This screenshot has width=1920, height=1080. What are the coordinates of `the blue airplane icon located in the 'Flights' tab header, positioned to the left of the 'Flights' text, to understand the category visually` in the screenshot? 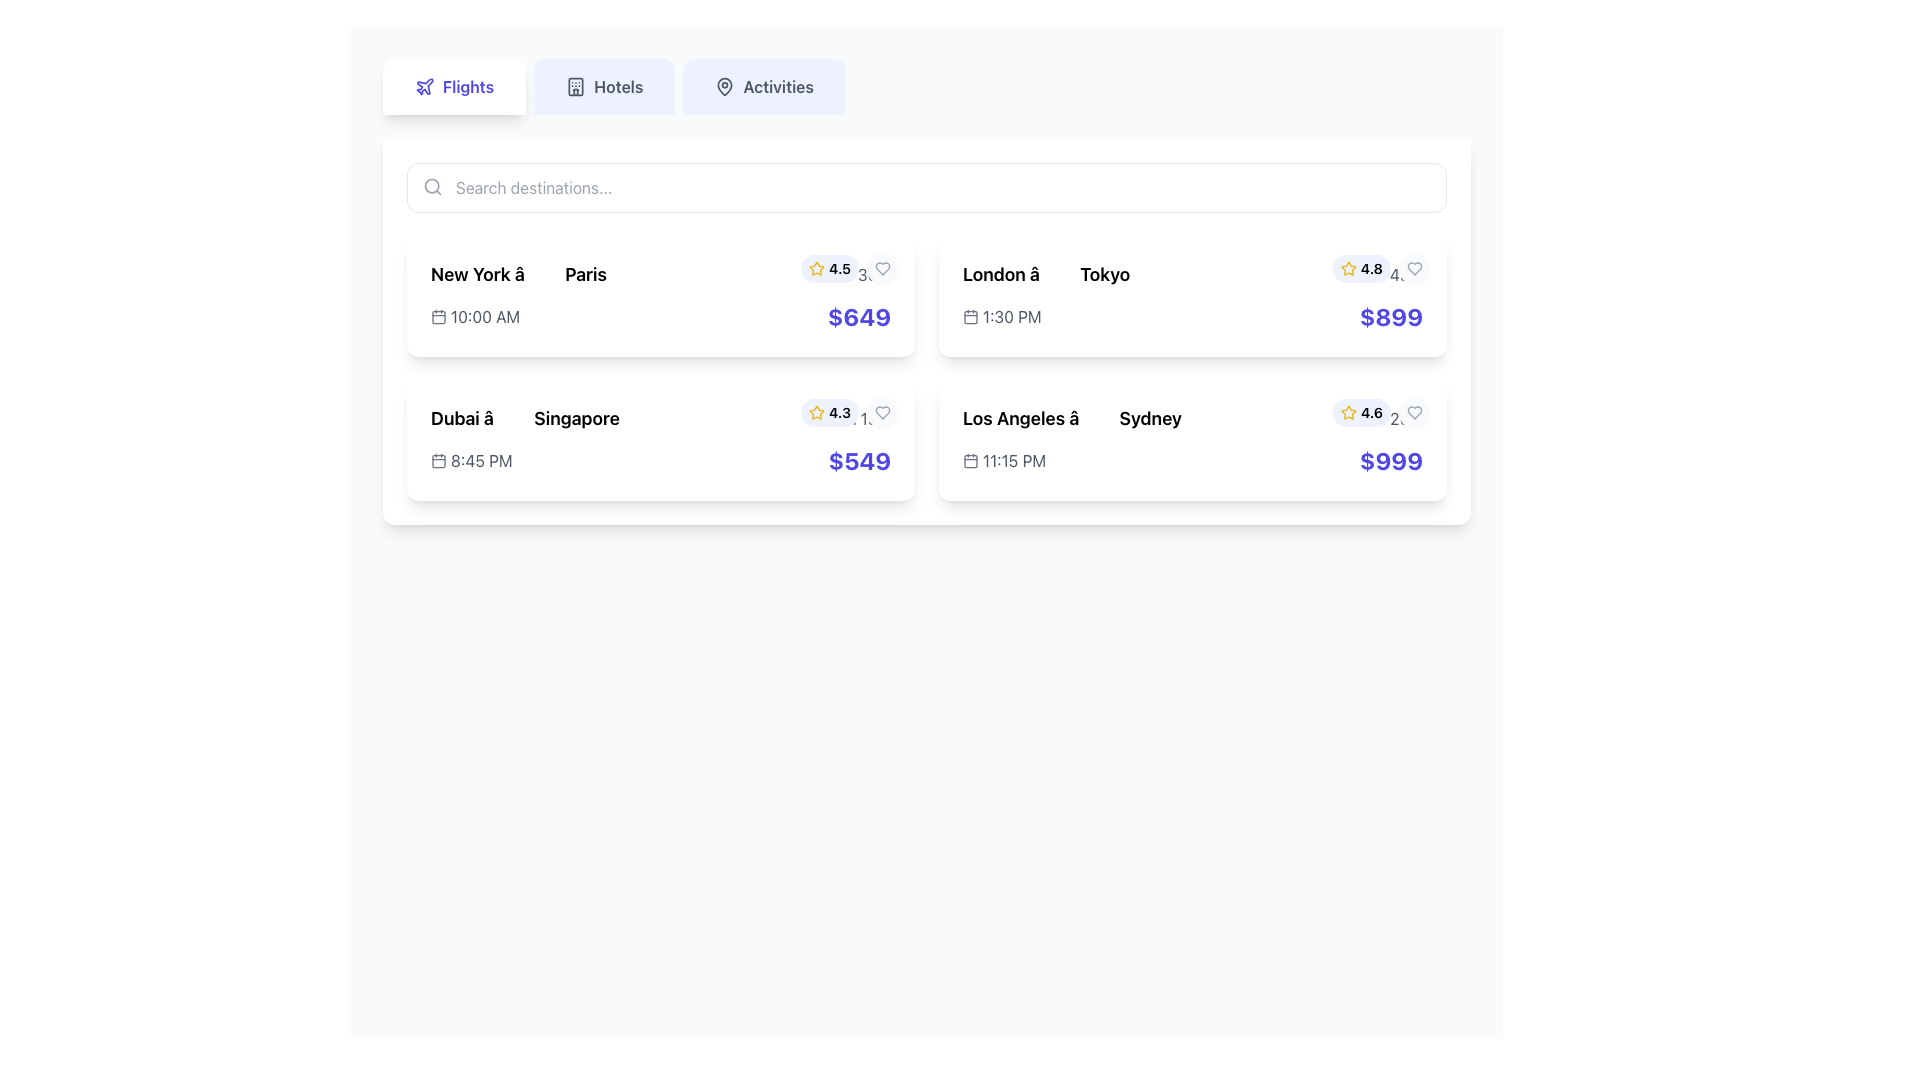 It's located at (424, 86).